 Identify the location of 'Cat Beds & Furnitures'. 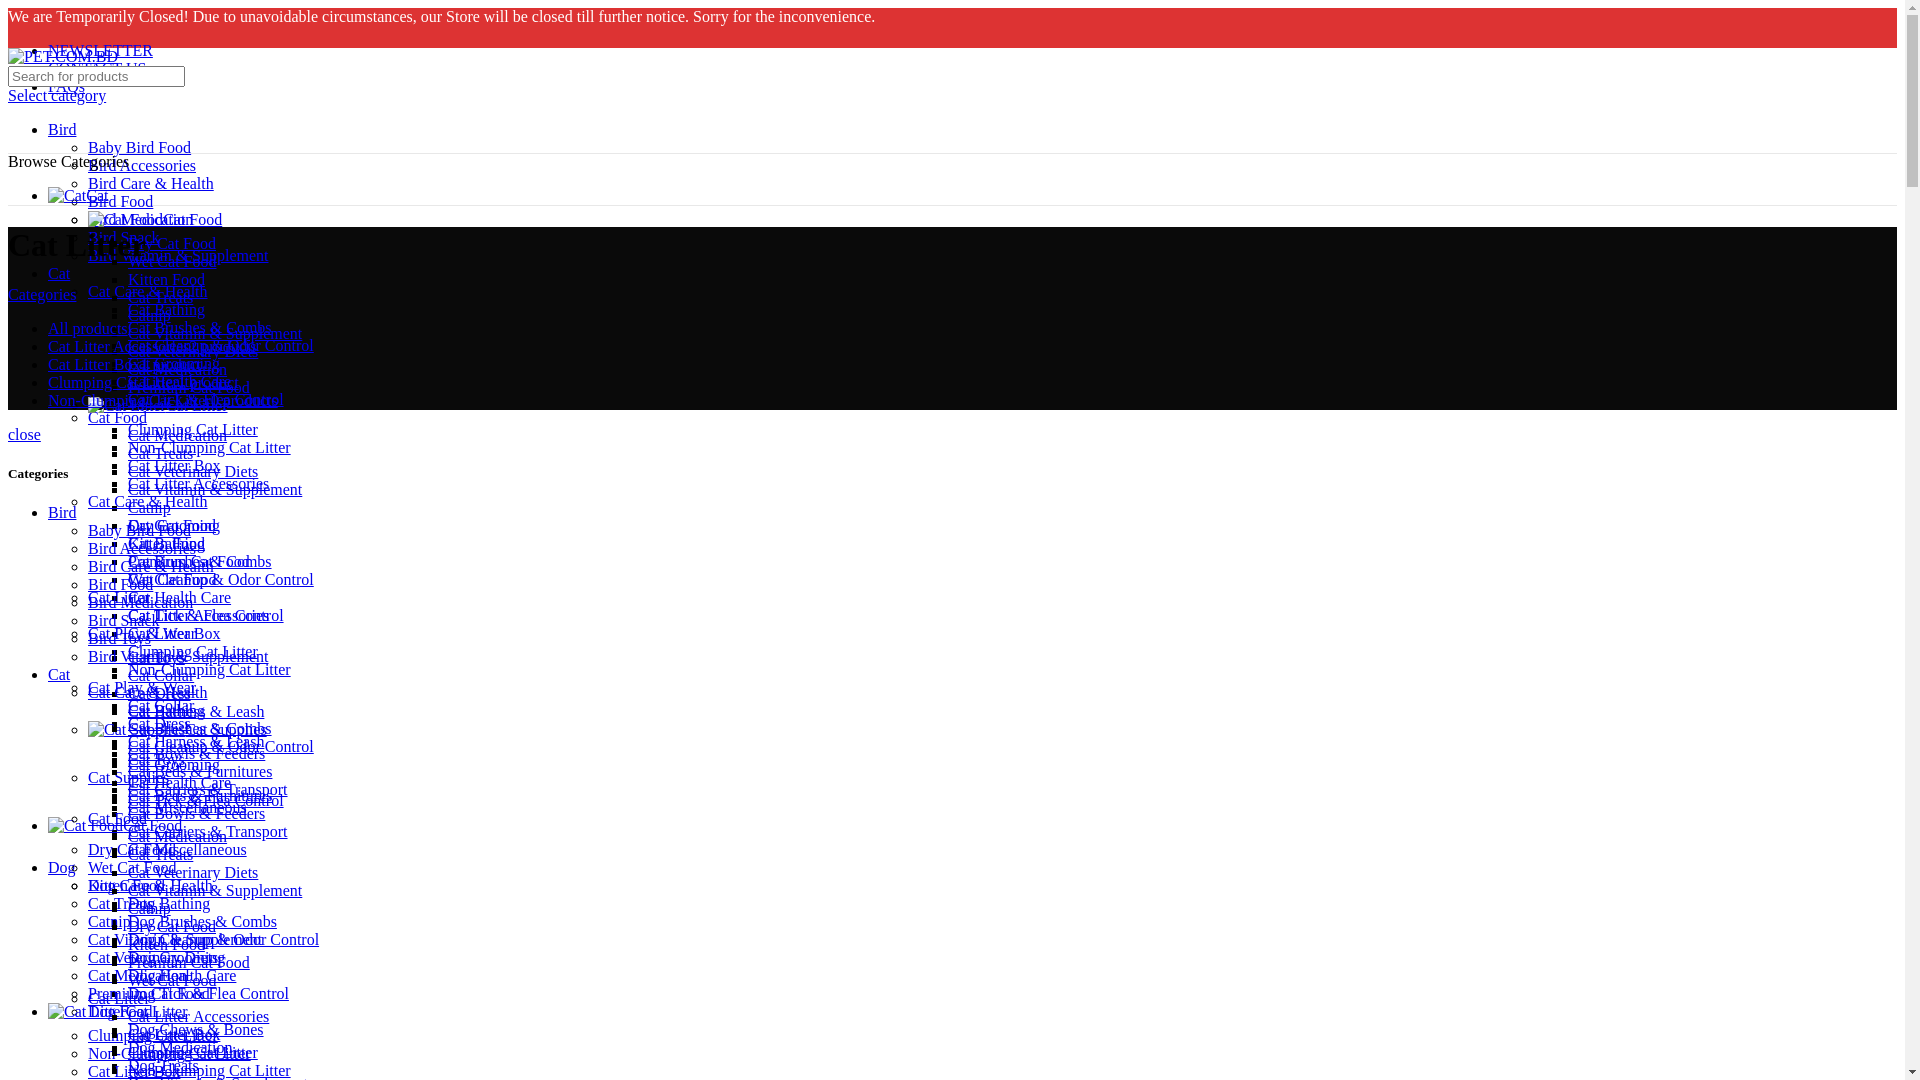
(200, 770).